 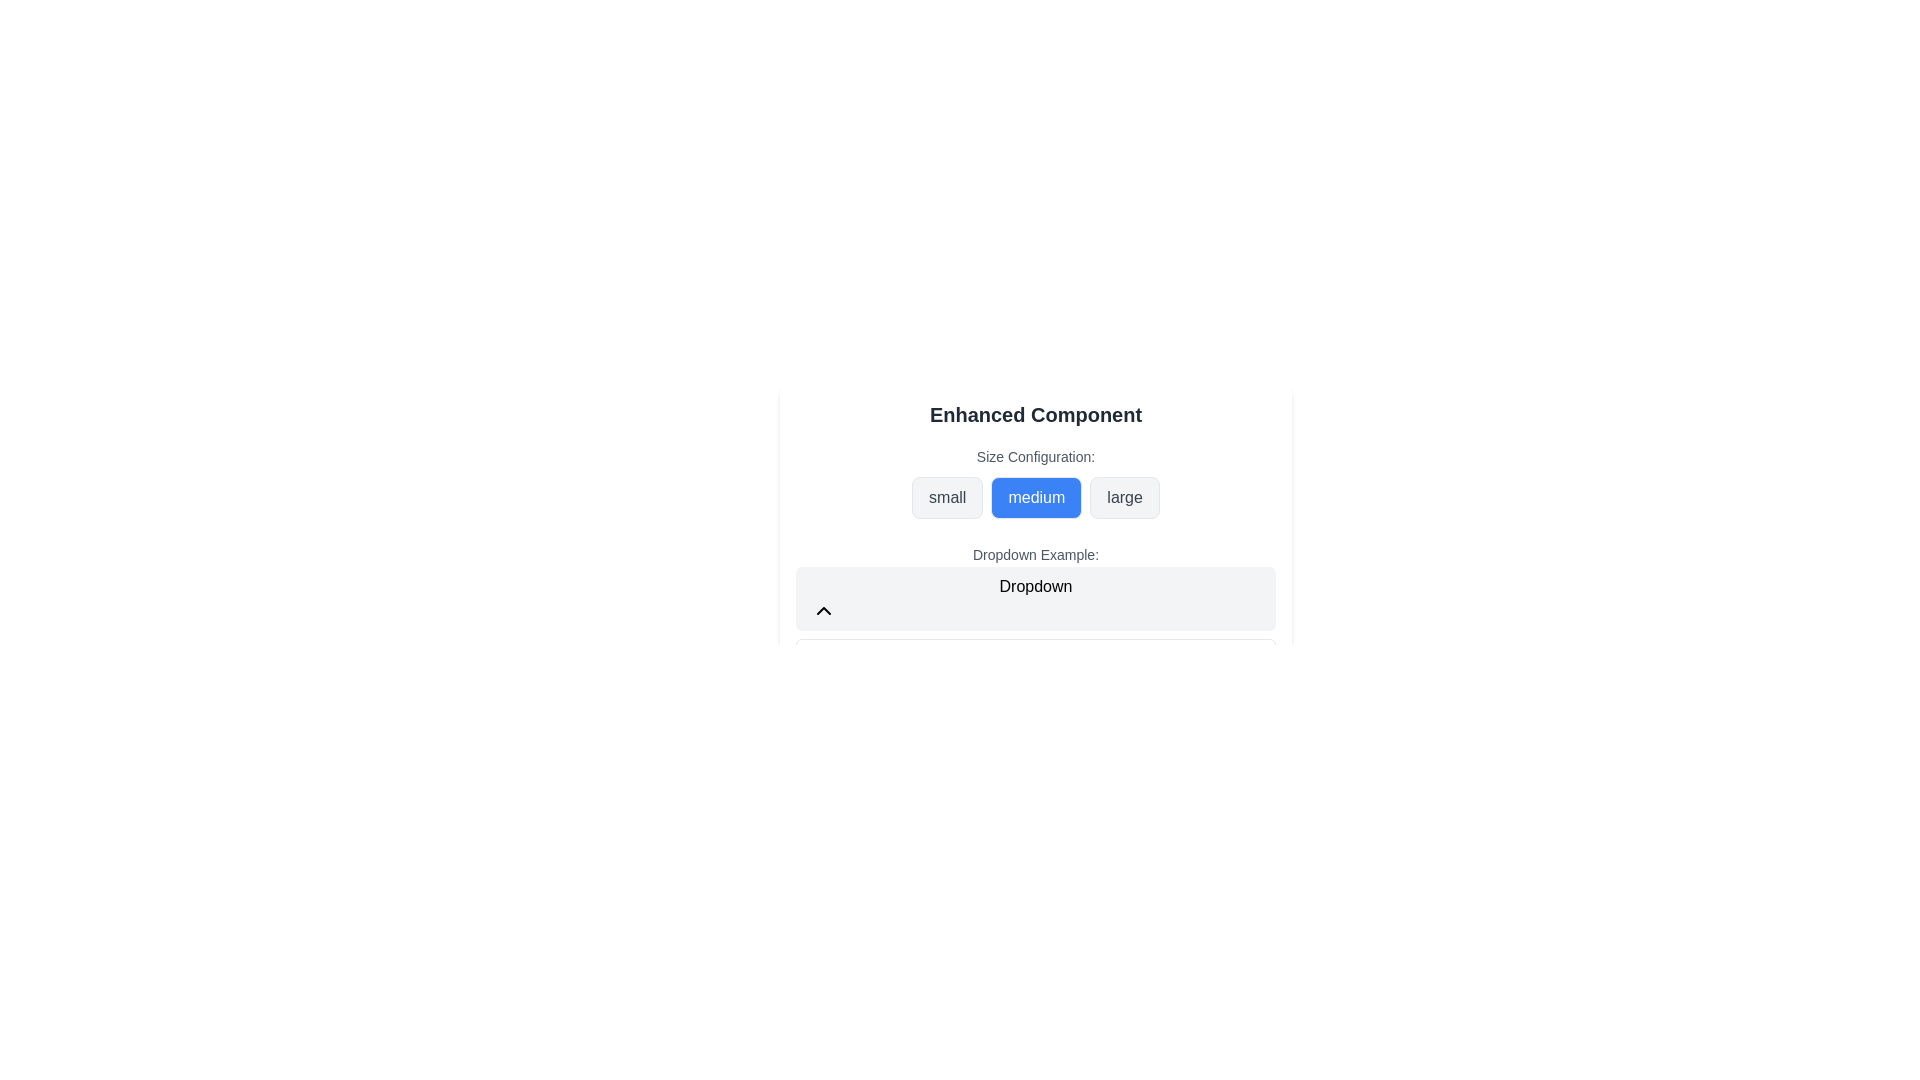 I want to click on the 'medium' size option button, which is a rectangular button with rounded corners, blue background, and white text, located centrally below the 'Size Configuration:' label, so click(x=1036, y=496).